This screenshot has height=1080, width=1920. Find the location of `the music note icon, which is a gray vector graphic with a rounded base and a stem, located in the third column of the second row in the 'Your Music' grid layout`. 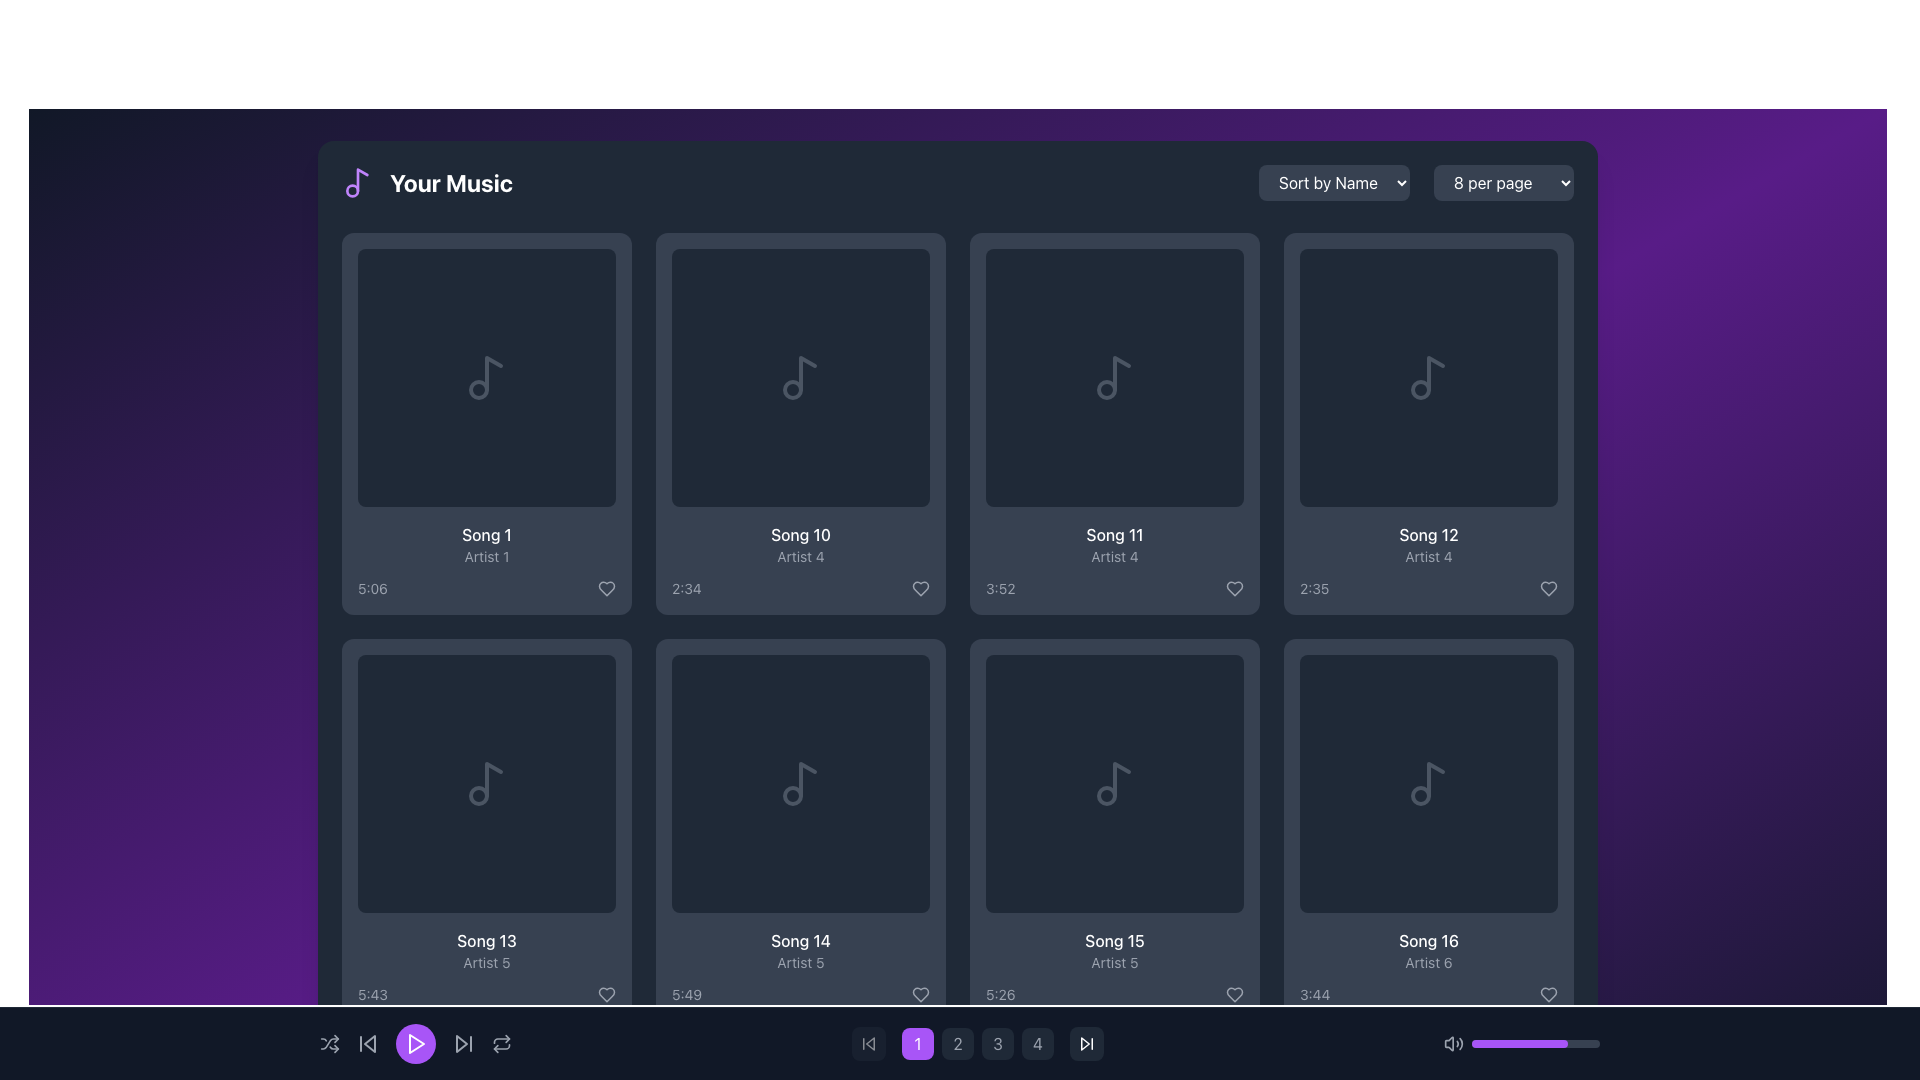

the music note icon, which is a gray vector graphic with a rounded base and a stem, located in the third column of the second row in the 'Your Music' grid layout is located at coordinates (1113, 378).